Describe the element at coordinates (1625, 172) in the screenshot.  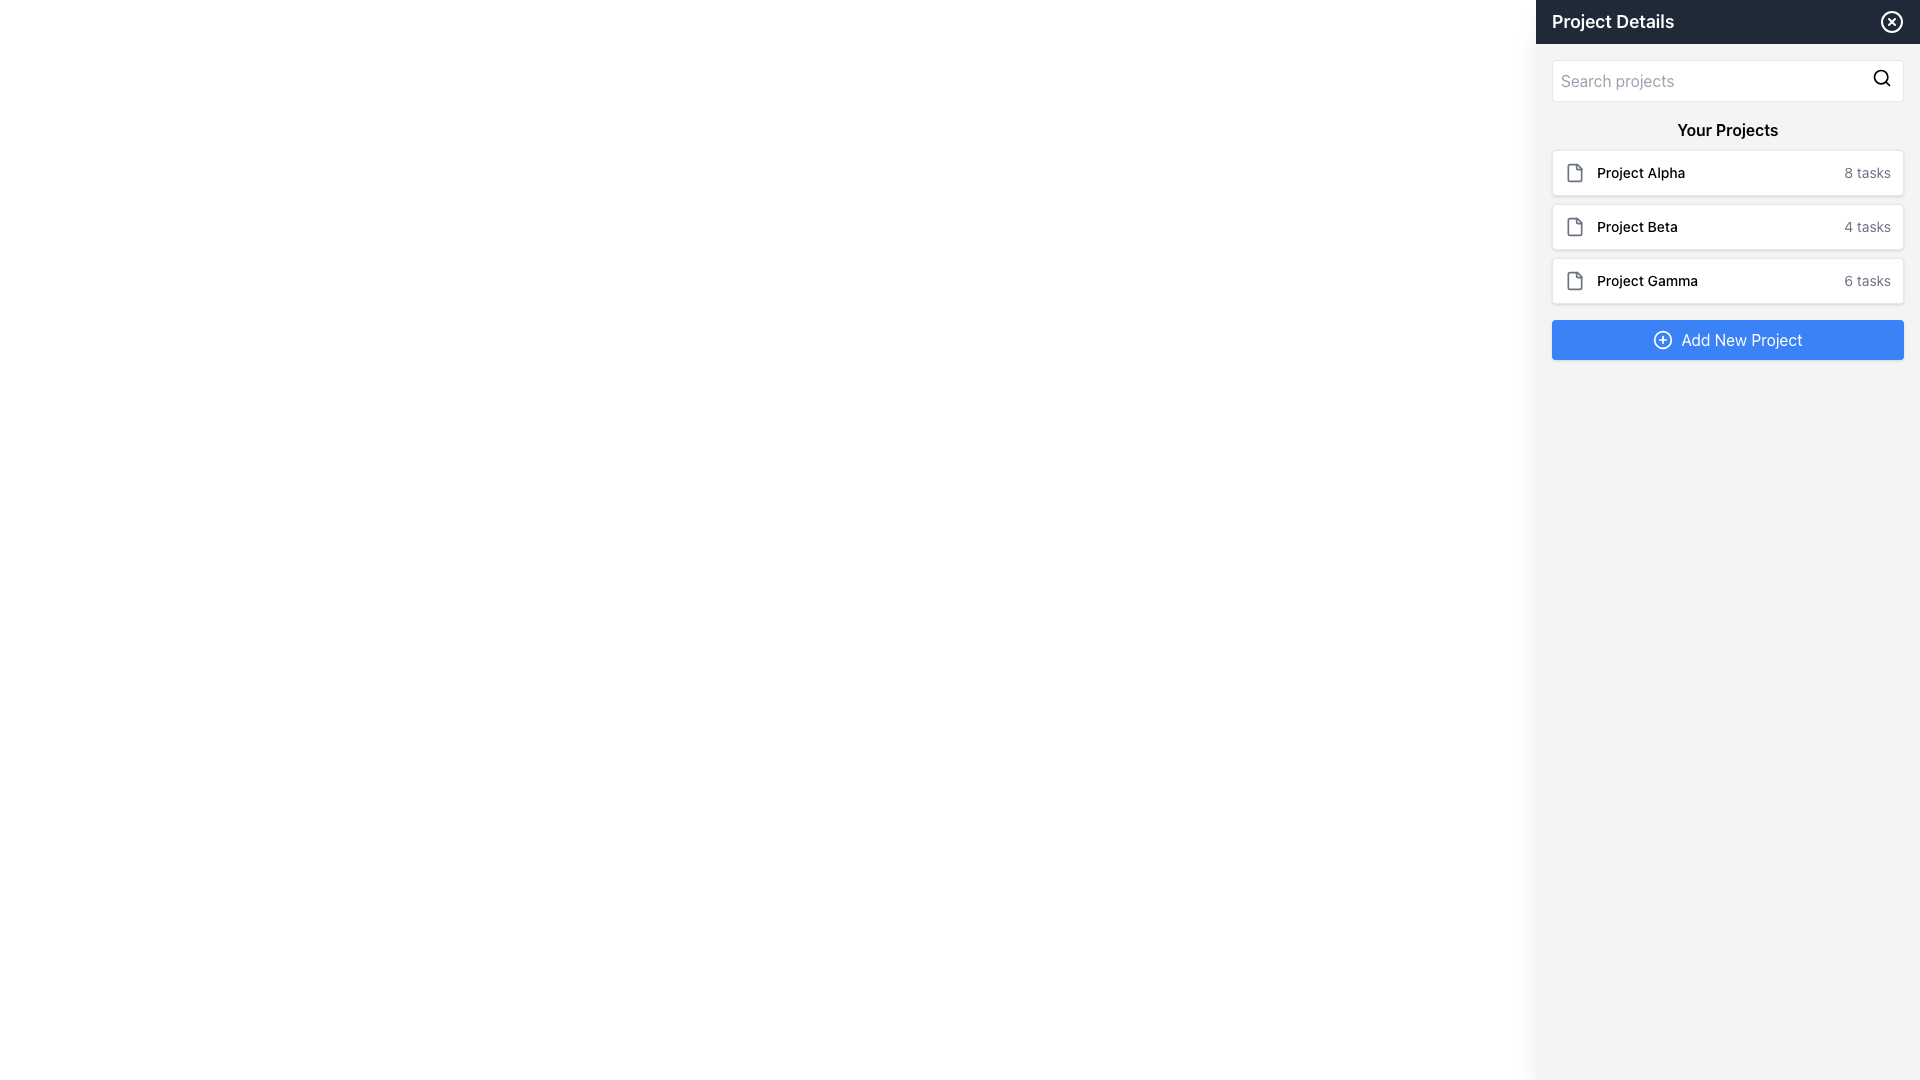
I see `the text label that identifies the project as 'Project Alpha', located at the top of the list under 'Your Projects' in the right panel of the interface` at that location.